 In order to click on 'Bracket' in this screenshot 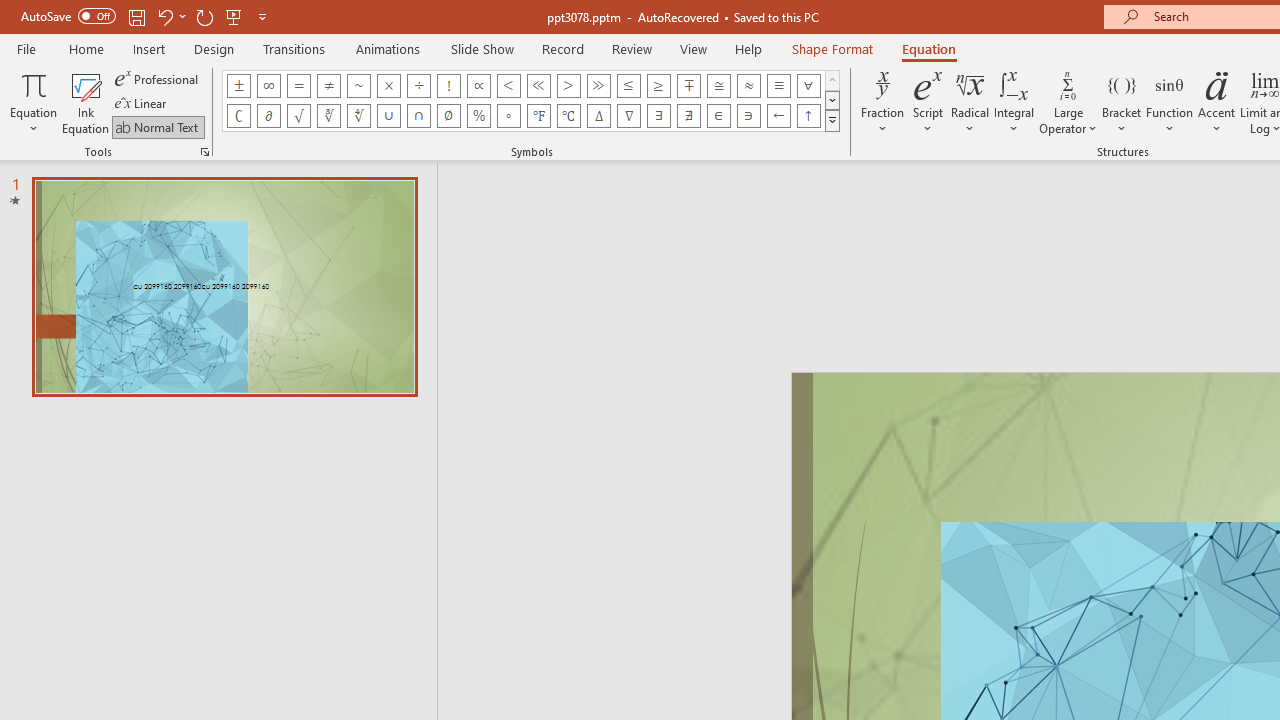, I will do `click(1121, 103)`.